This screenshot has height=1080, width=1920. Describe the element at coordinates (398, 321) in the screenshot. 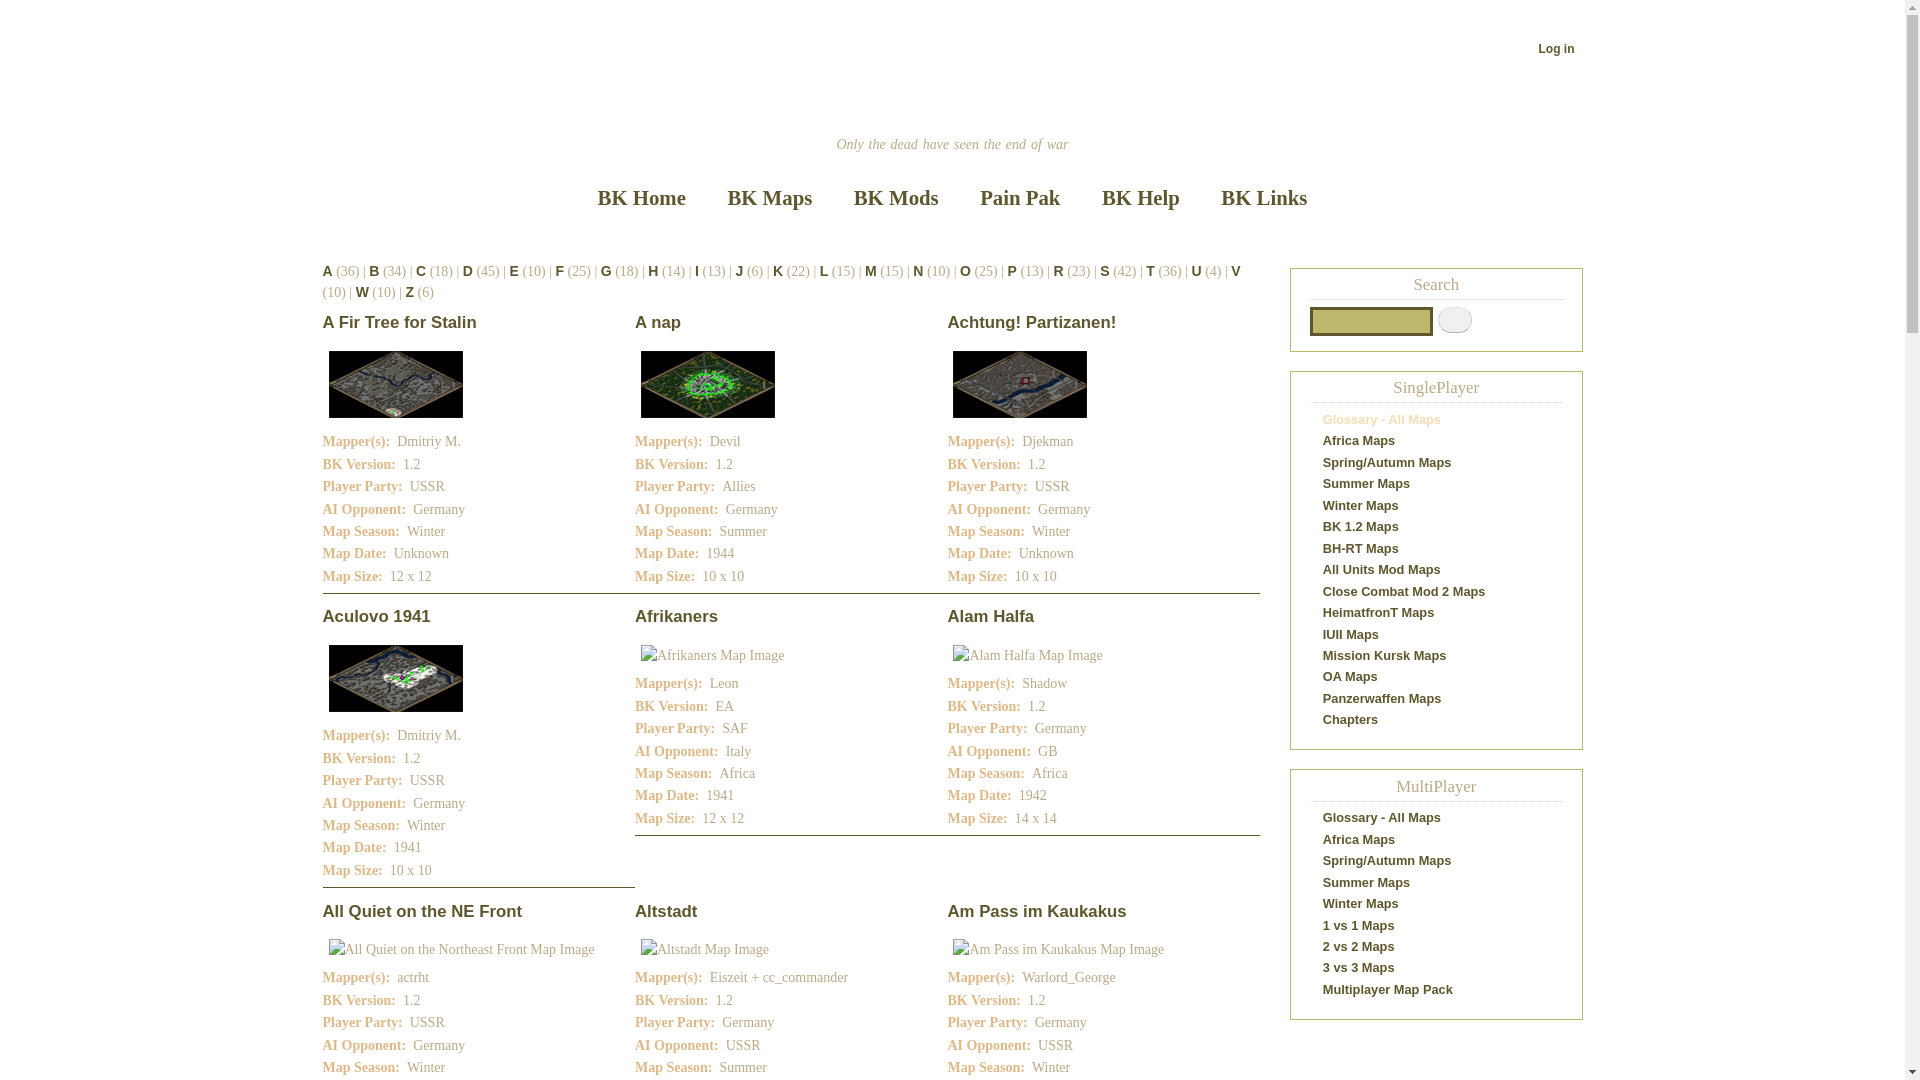

I see `'A Fir Tree for Stalin'` at that location.